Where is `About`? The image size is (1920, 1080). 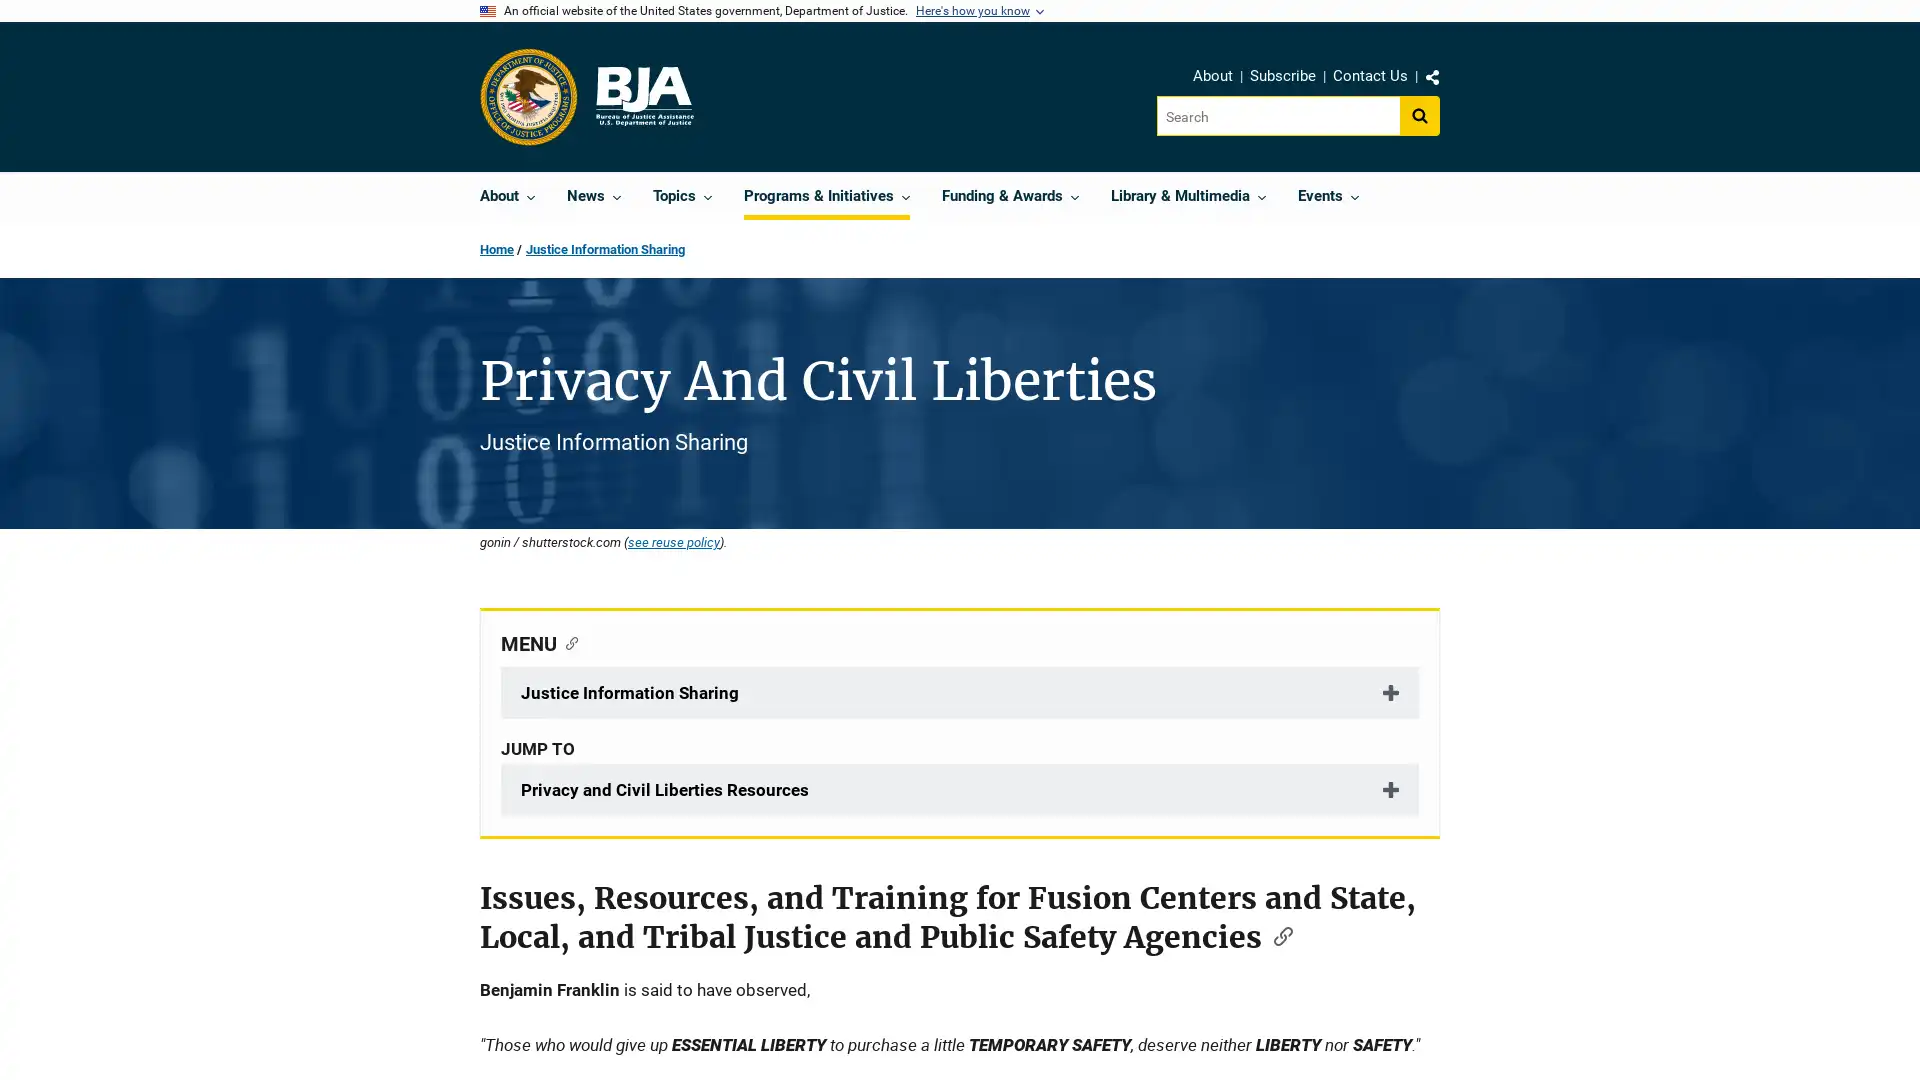
About is located at coordinates (507, 196).